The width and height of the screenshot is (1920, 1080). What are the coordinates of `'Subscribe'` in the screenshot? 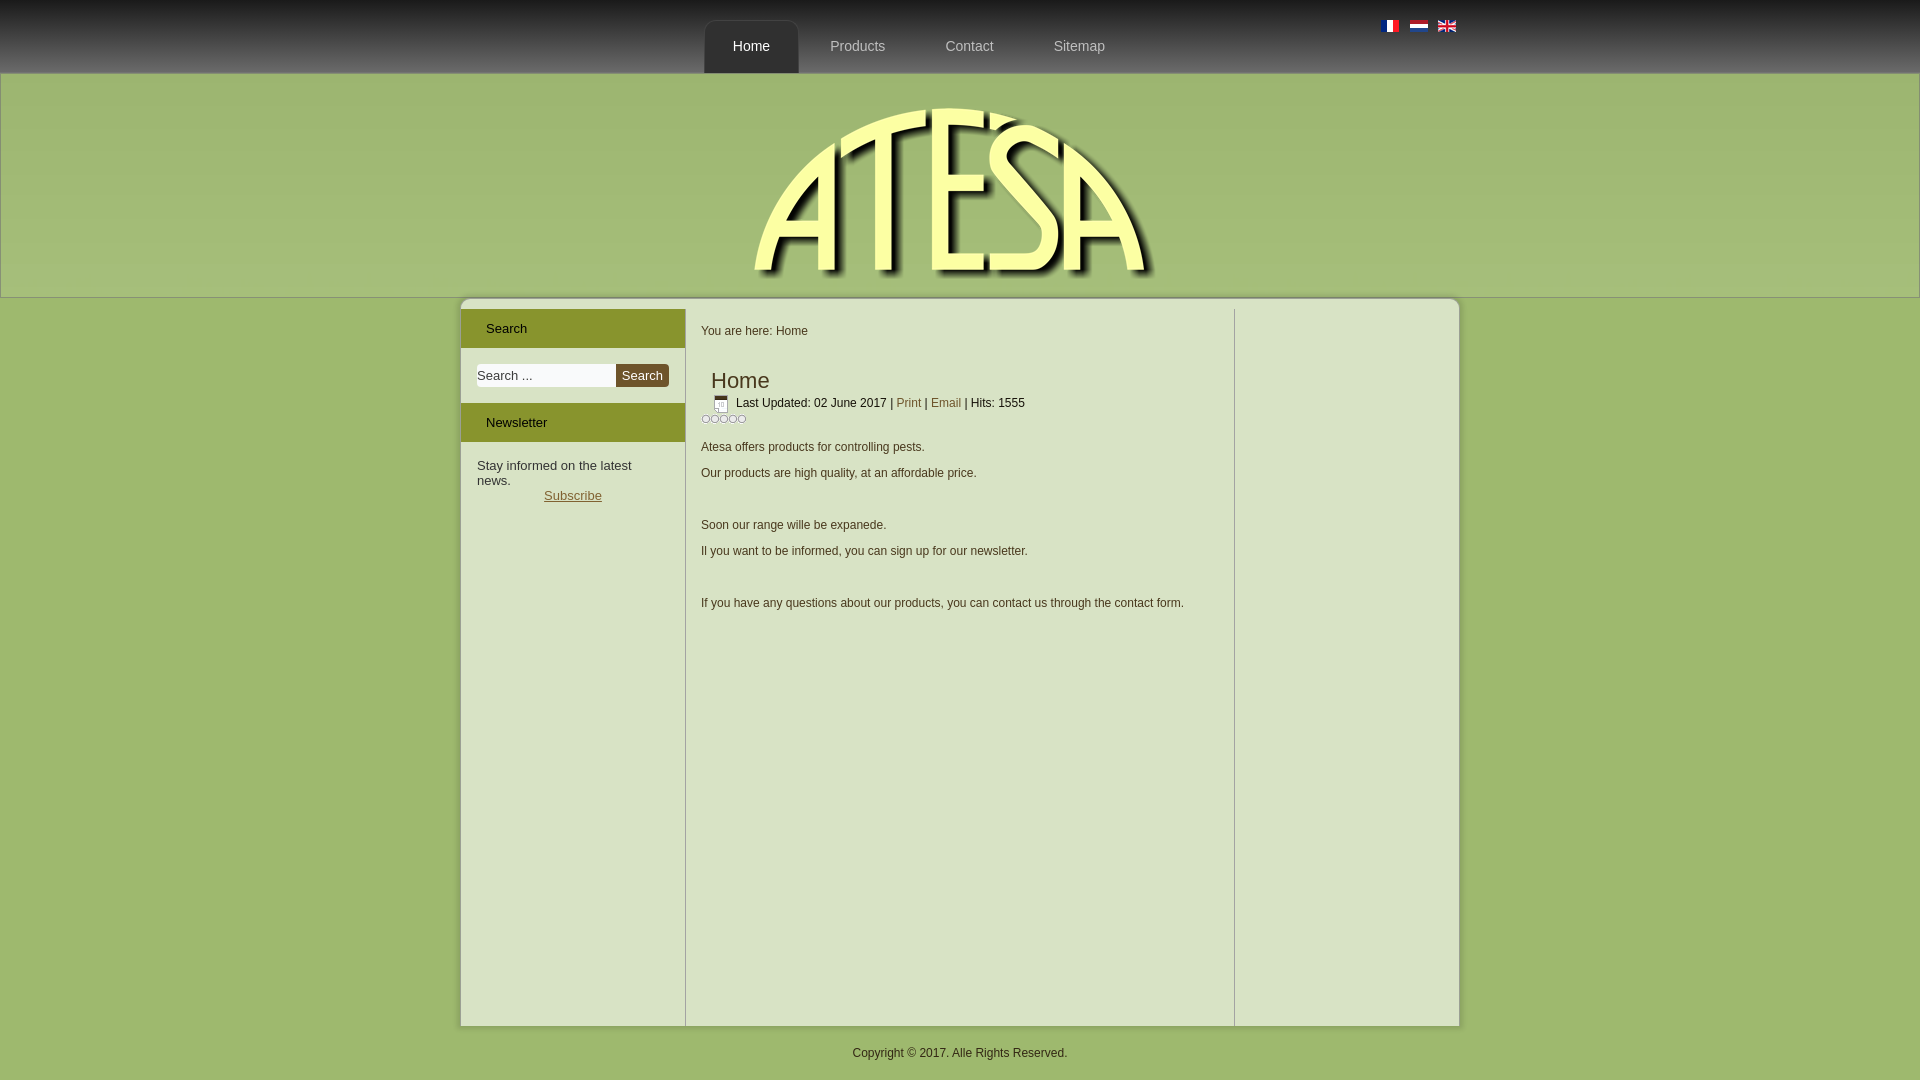 It's located at (571, 495).